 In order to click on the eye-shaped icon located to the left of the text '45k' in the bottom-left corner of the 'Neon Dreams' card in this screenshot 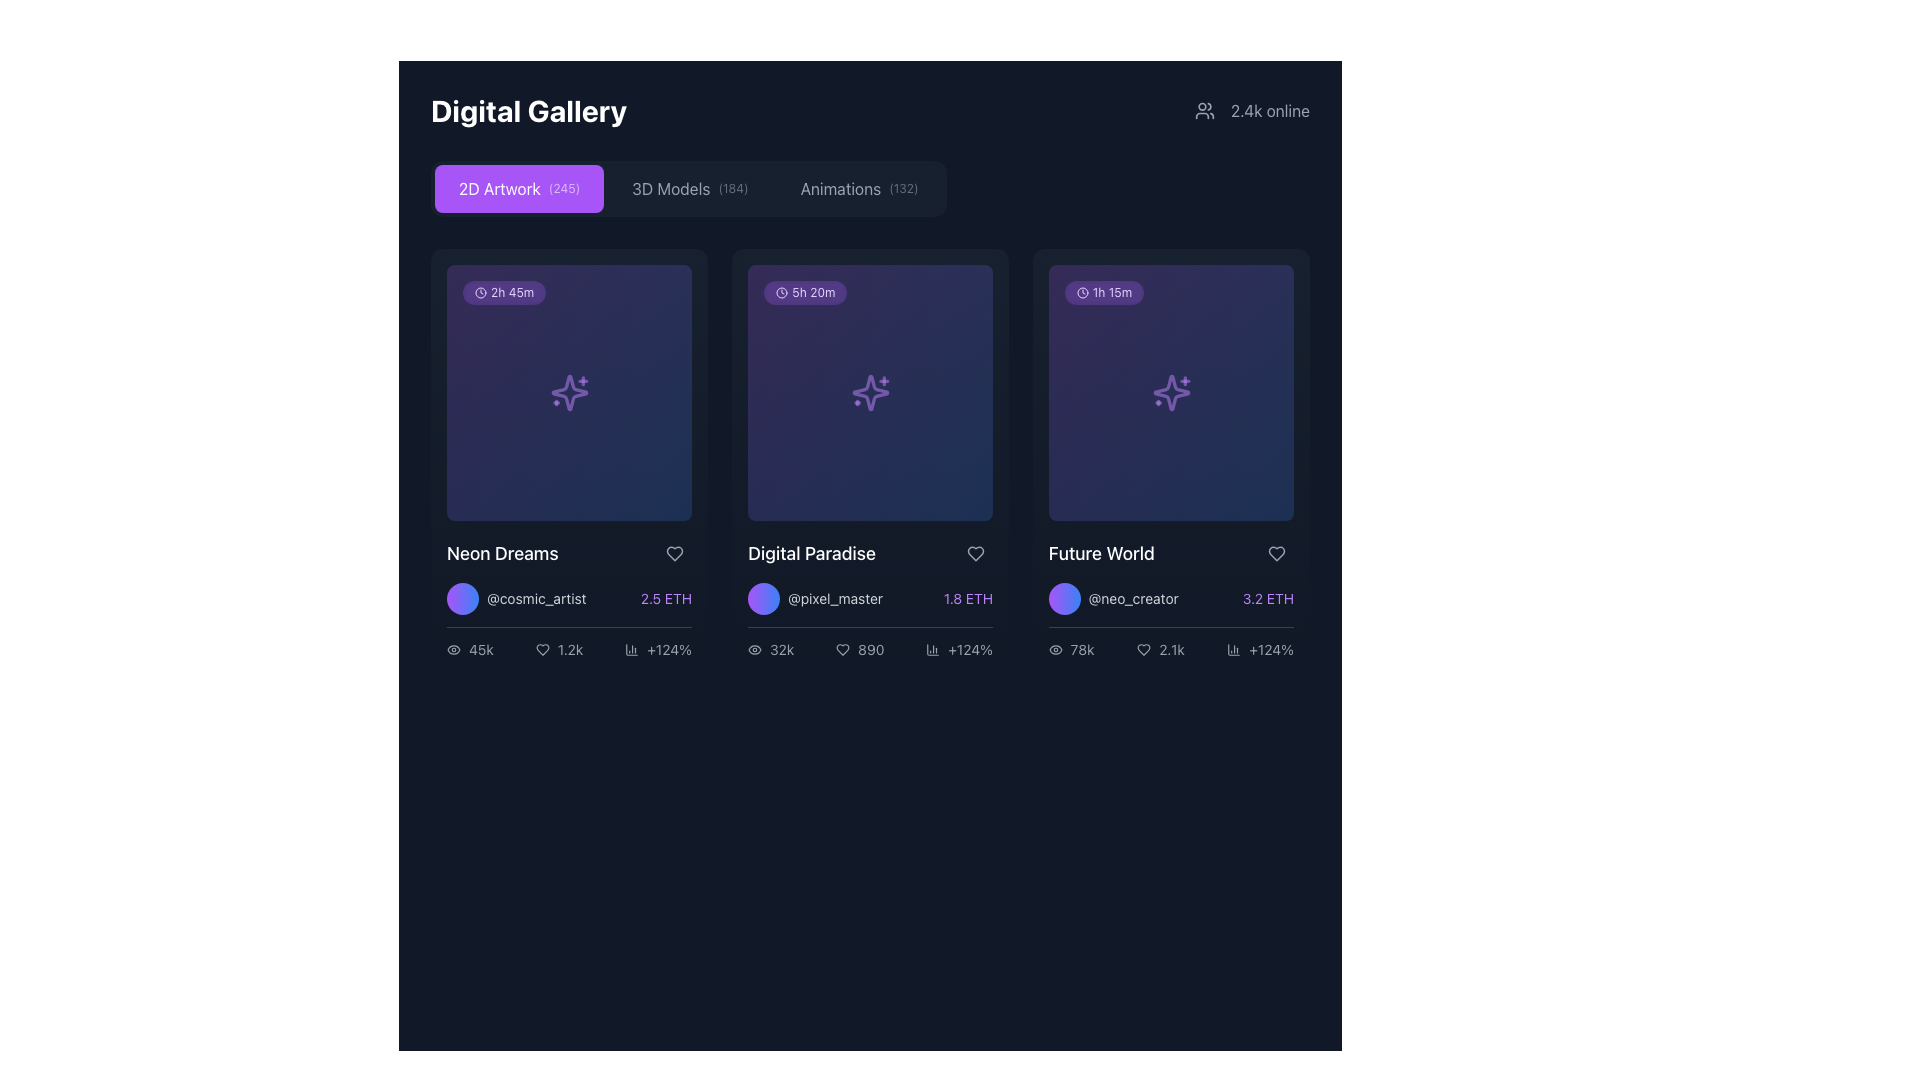, I will do `click(453, 650)`.